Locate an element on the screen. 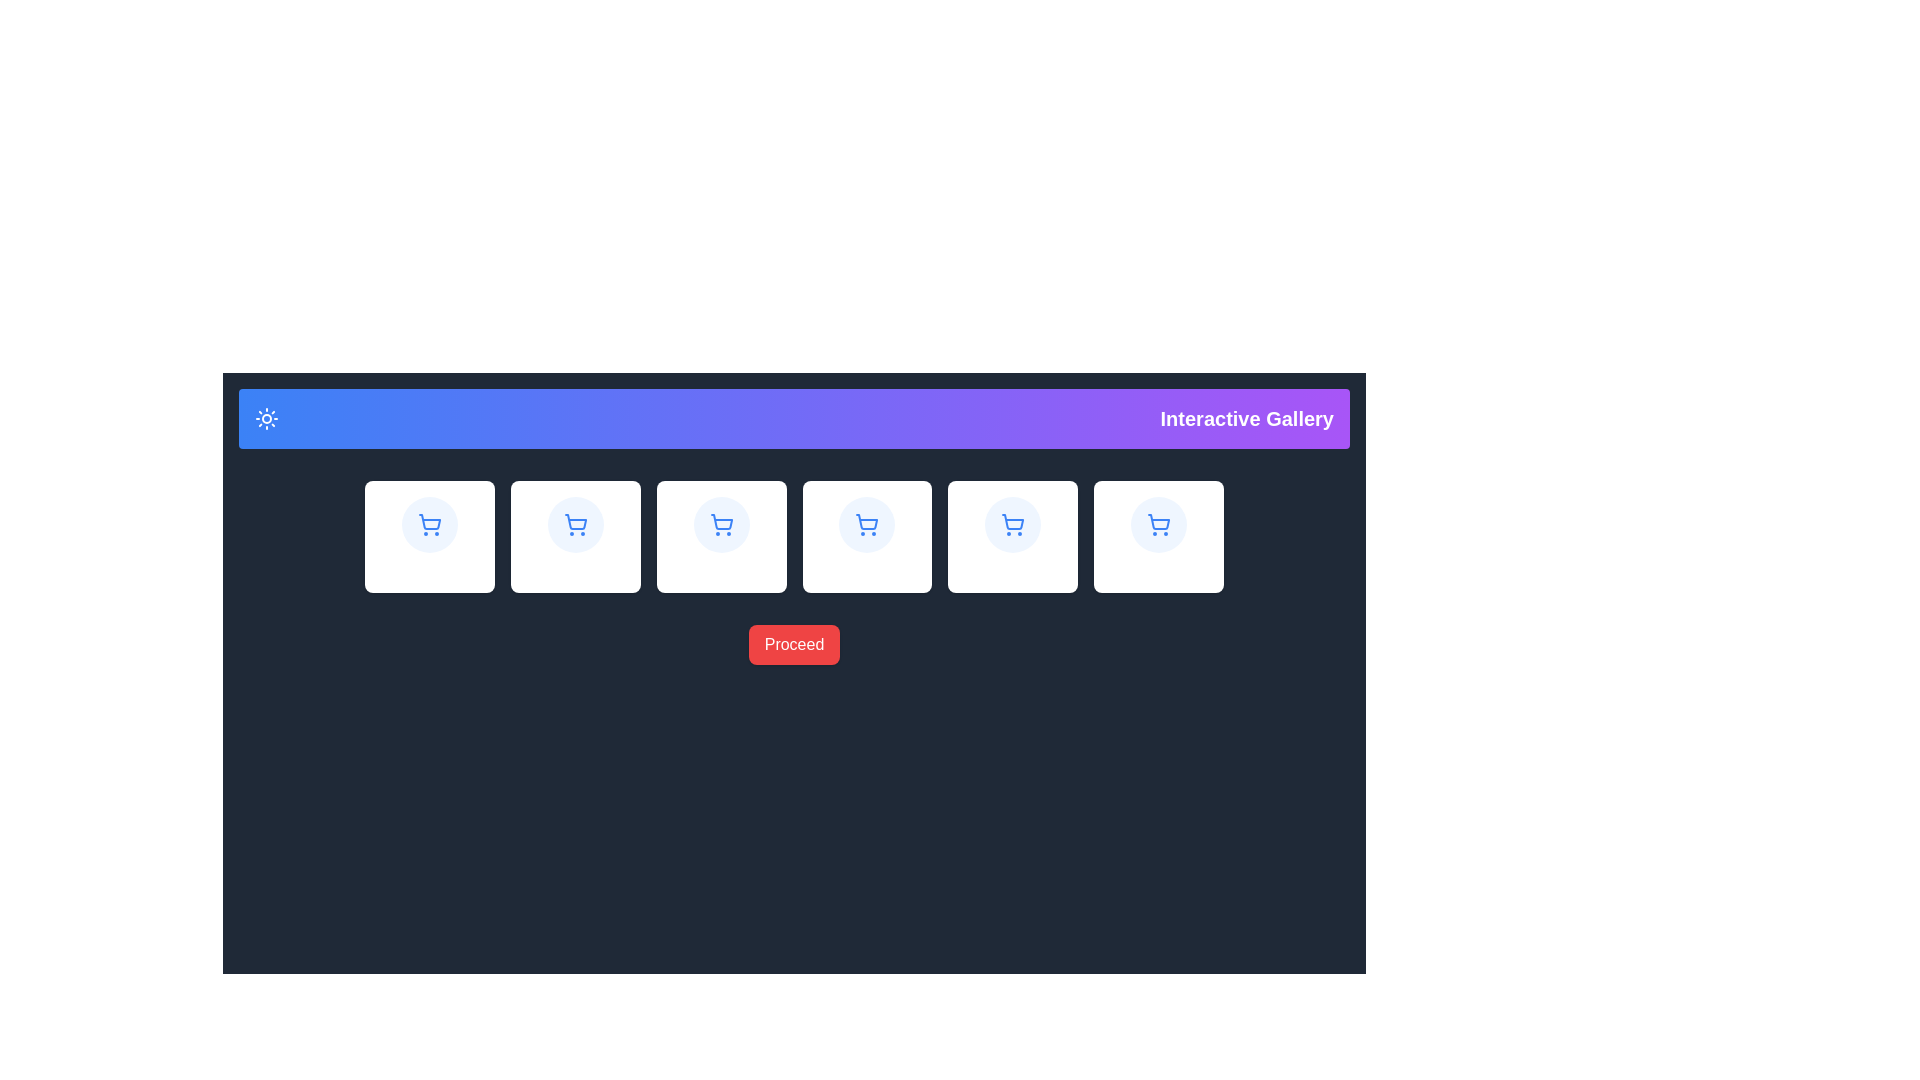 This screenshot has height=1080, width=1920. the ShoppingCart card, which features a blue shopping cart icon on a white background with rounded corners, located in the top-left of the grid layout is located at coordinates (428, 535).